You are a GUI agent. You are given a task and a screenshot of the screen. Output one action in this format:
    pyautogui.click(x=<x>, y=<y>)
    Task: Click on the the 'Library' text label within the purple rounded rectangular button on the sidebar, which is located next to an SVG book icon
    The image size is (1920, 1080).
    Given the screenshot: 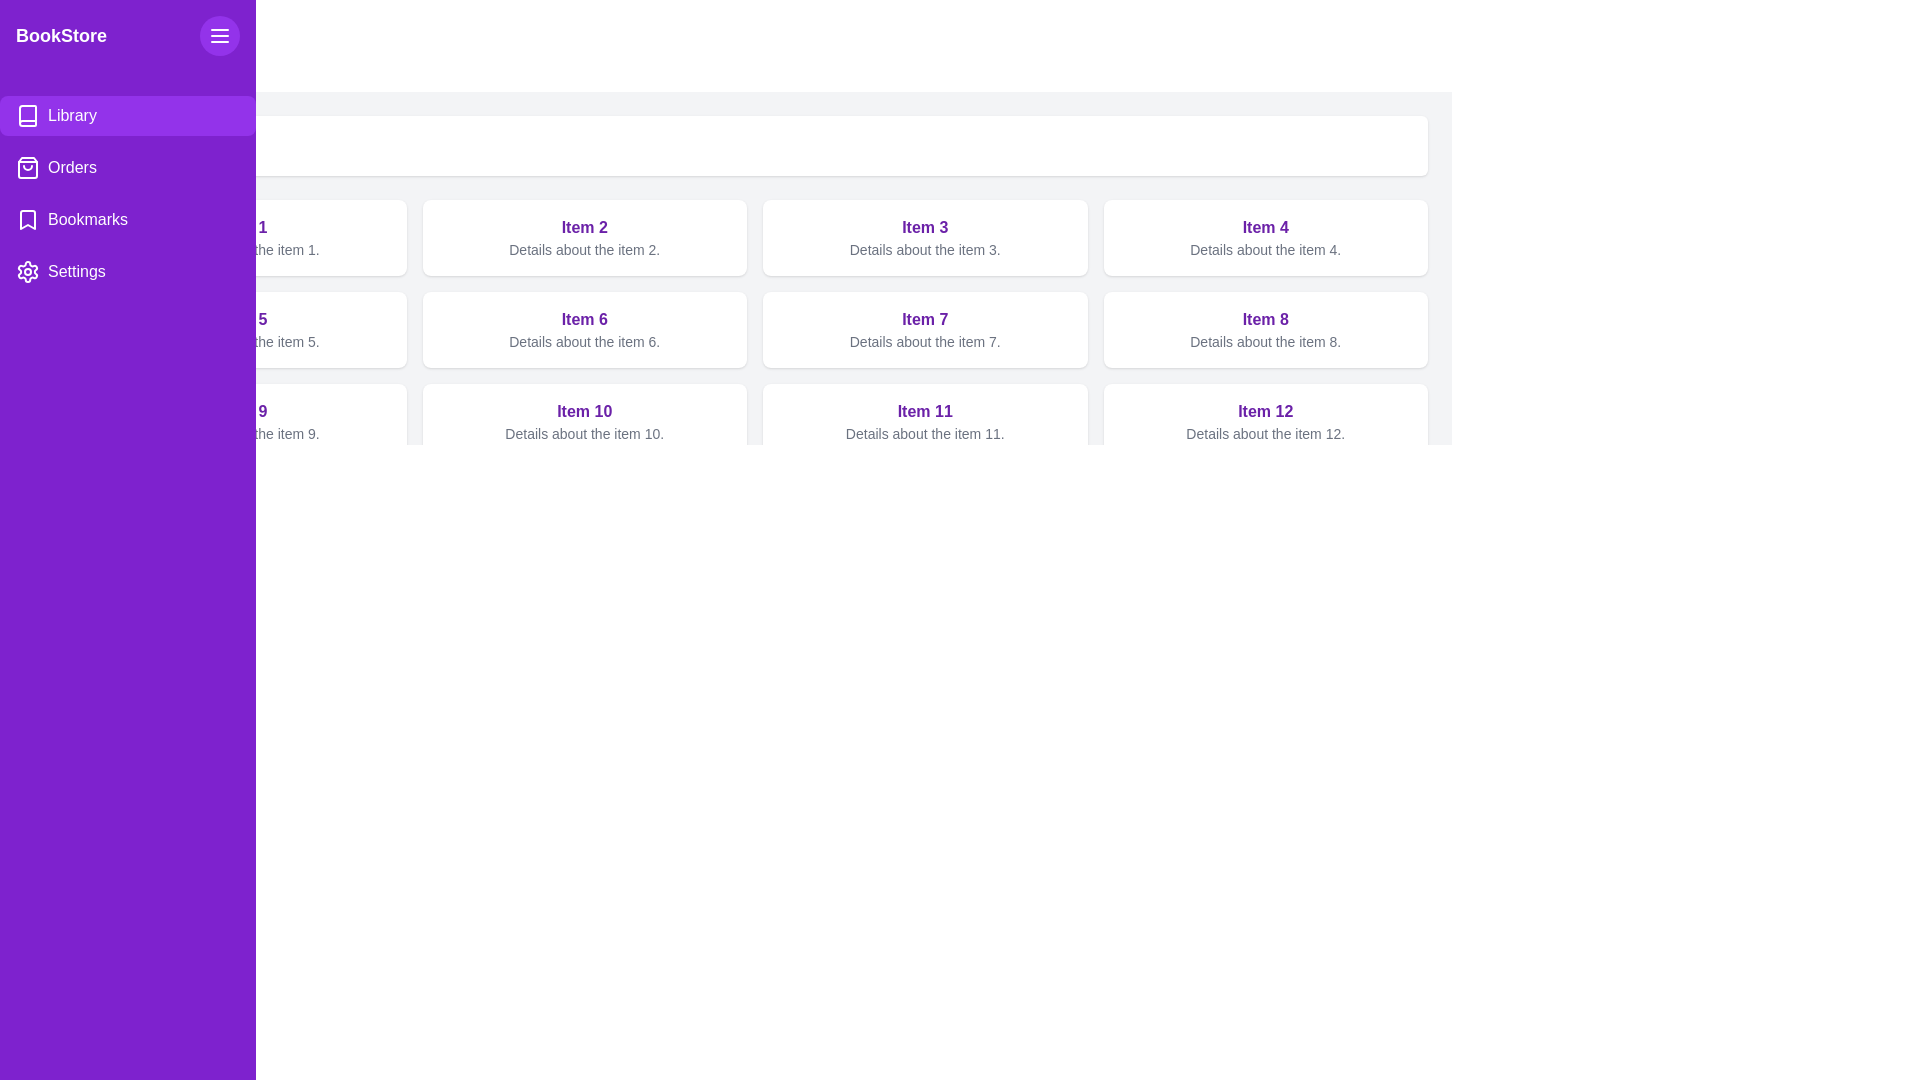 What is the action you would take?
    pyautogui.click(x=72, y=115)
    